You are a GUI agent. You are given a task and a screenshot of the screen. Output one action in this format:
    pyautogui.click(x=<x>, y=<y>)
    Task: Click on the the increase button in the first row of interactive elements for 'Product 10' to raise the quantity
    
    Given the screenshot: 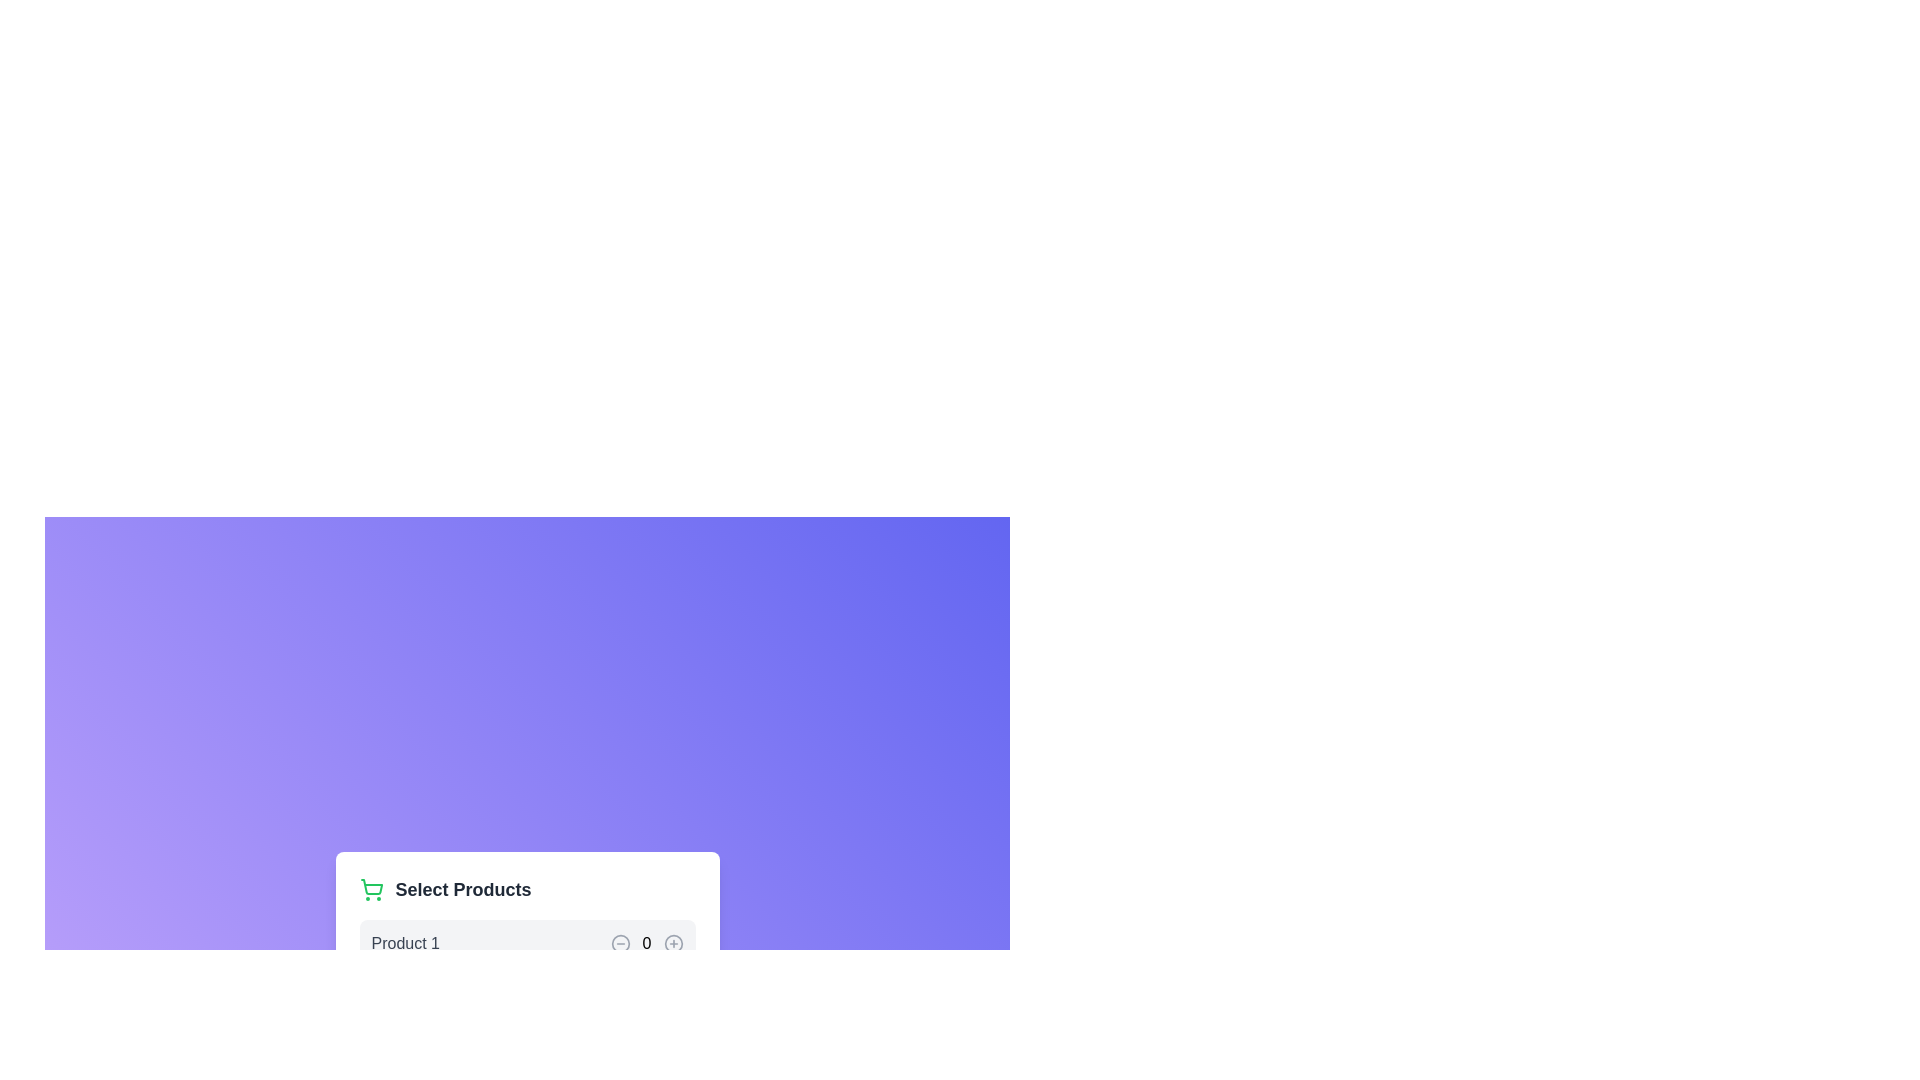 What is the action you would take?
    pyautogui.click(x=527, y=944)
    